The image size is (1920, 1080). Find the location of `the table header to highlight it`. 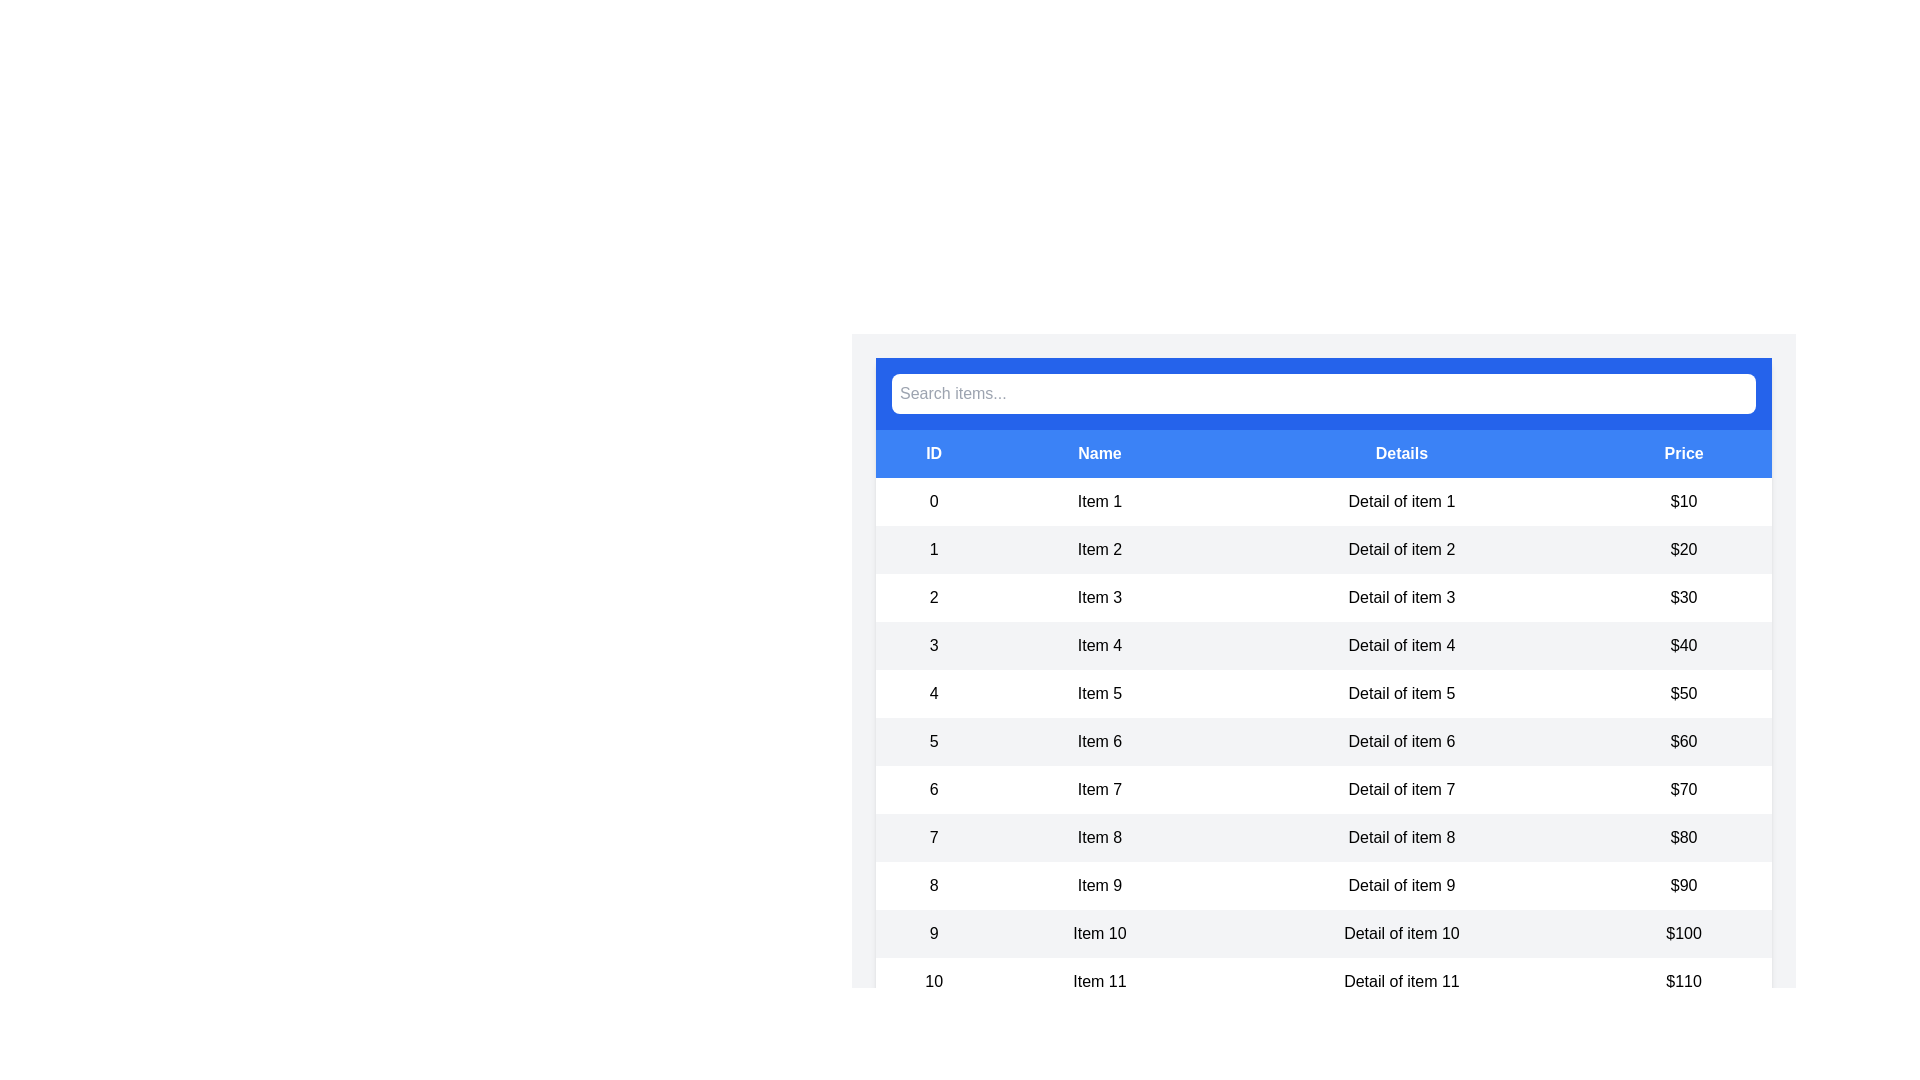

the table header to highlight it is located at coordinates (1324, 454).